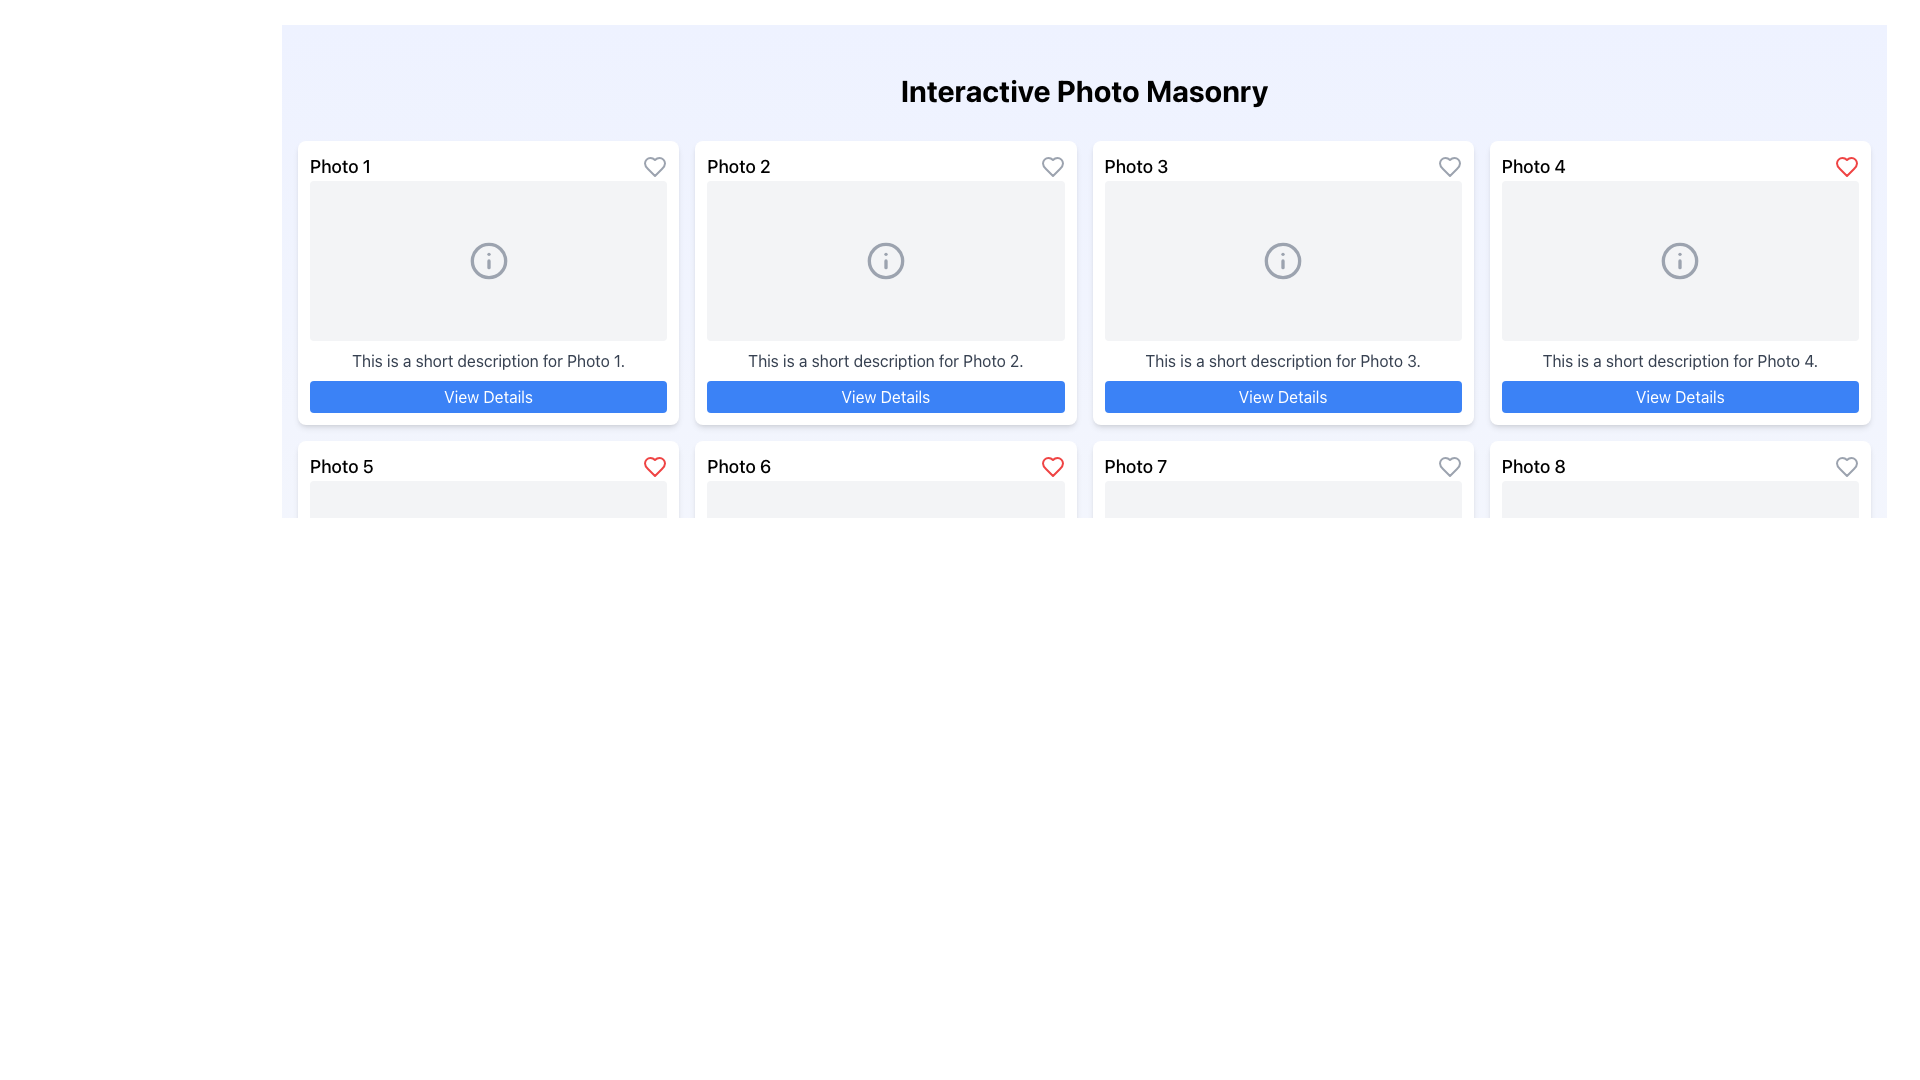 The width and height of the screenshot is (1920, 1080). I want to click on the text block providing context for Photo 3, located below the image section and above the 'View Details' button in the third photo card, so click(1283, 361).